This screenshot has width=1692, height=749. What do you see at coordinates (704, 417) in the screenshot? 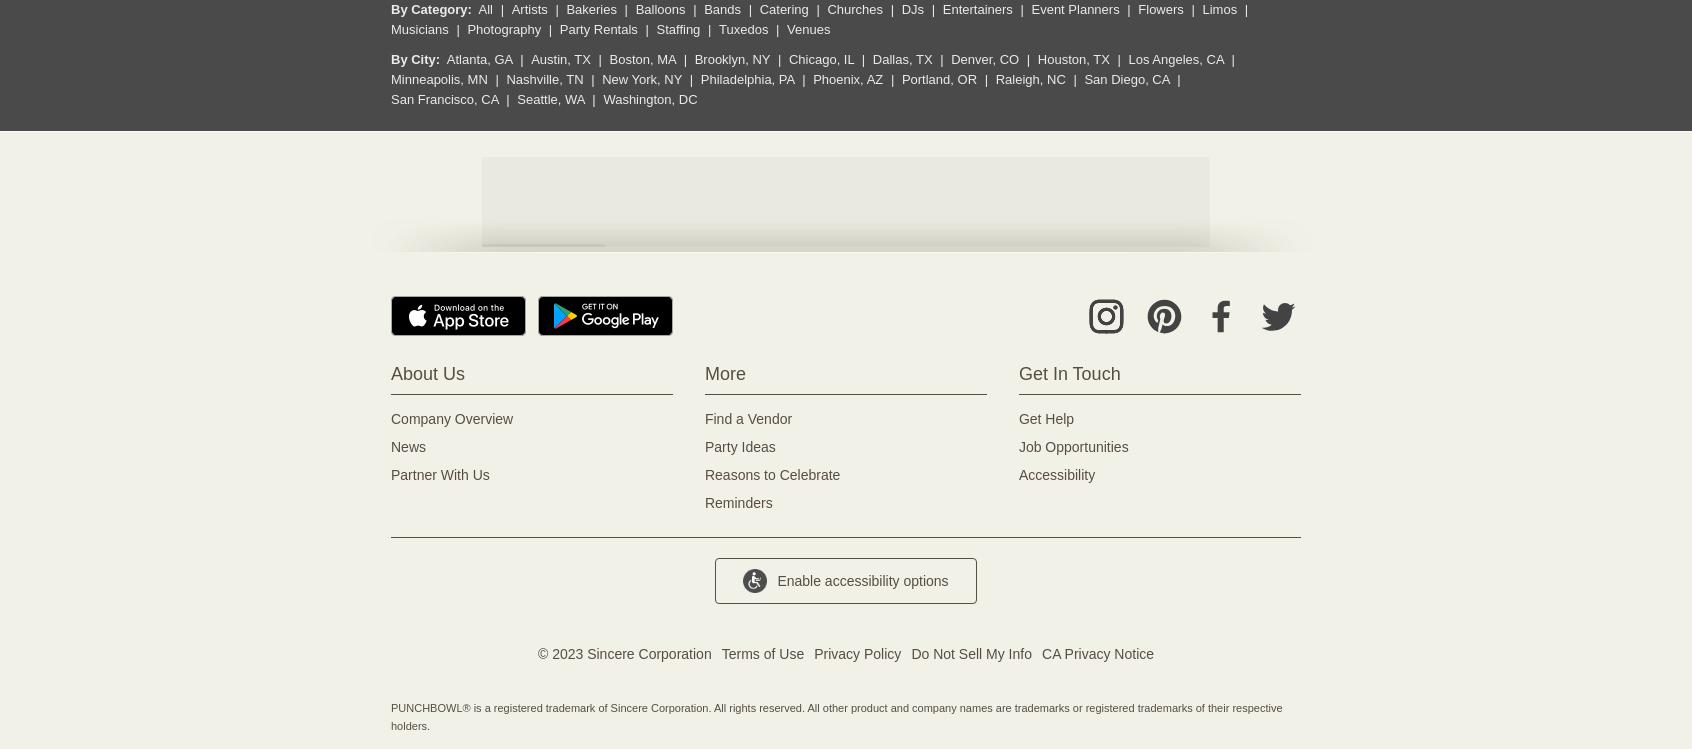
I see `'Find a Vendor'` at bounding box center [704, 417].